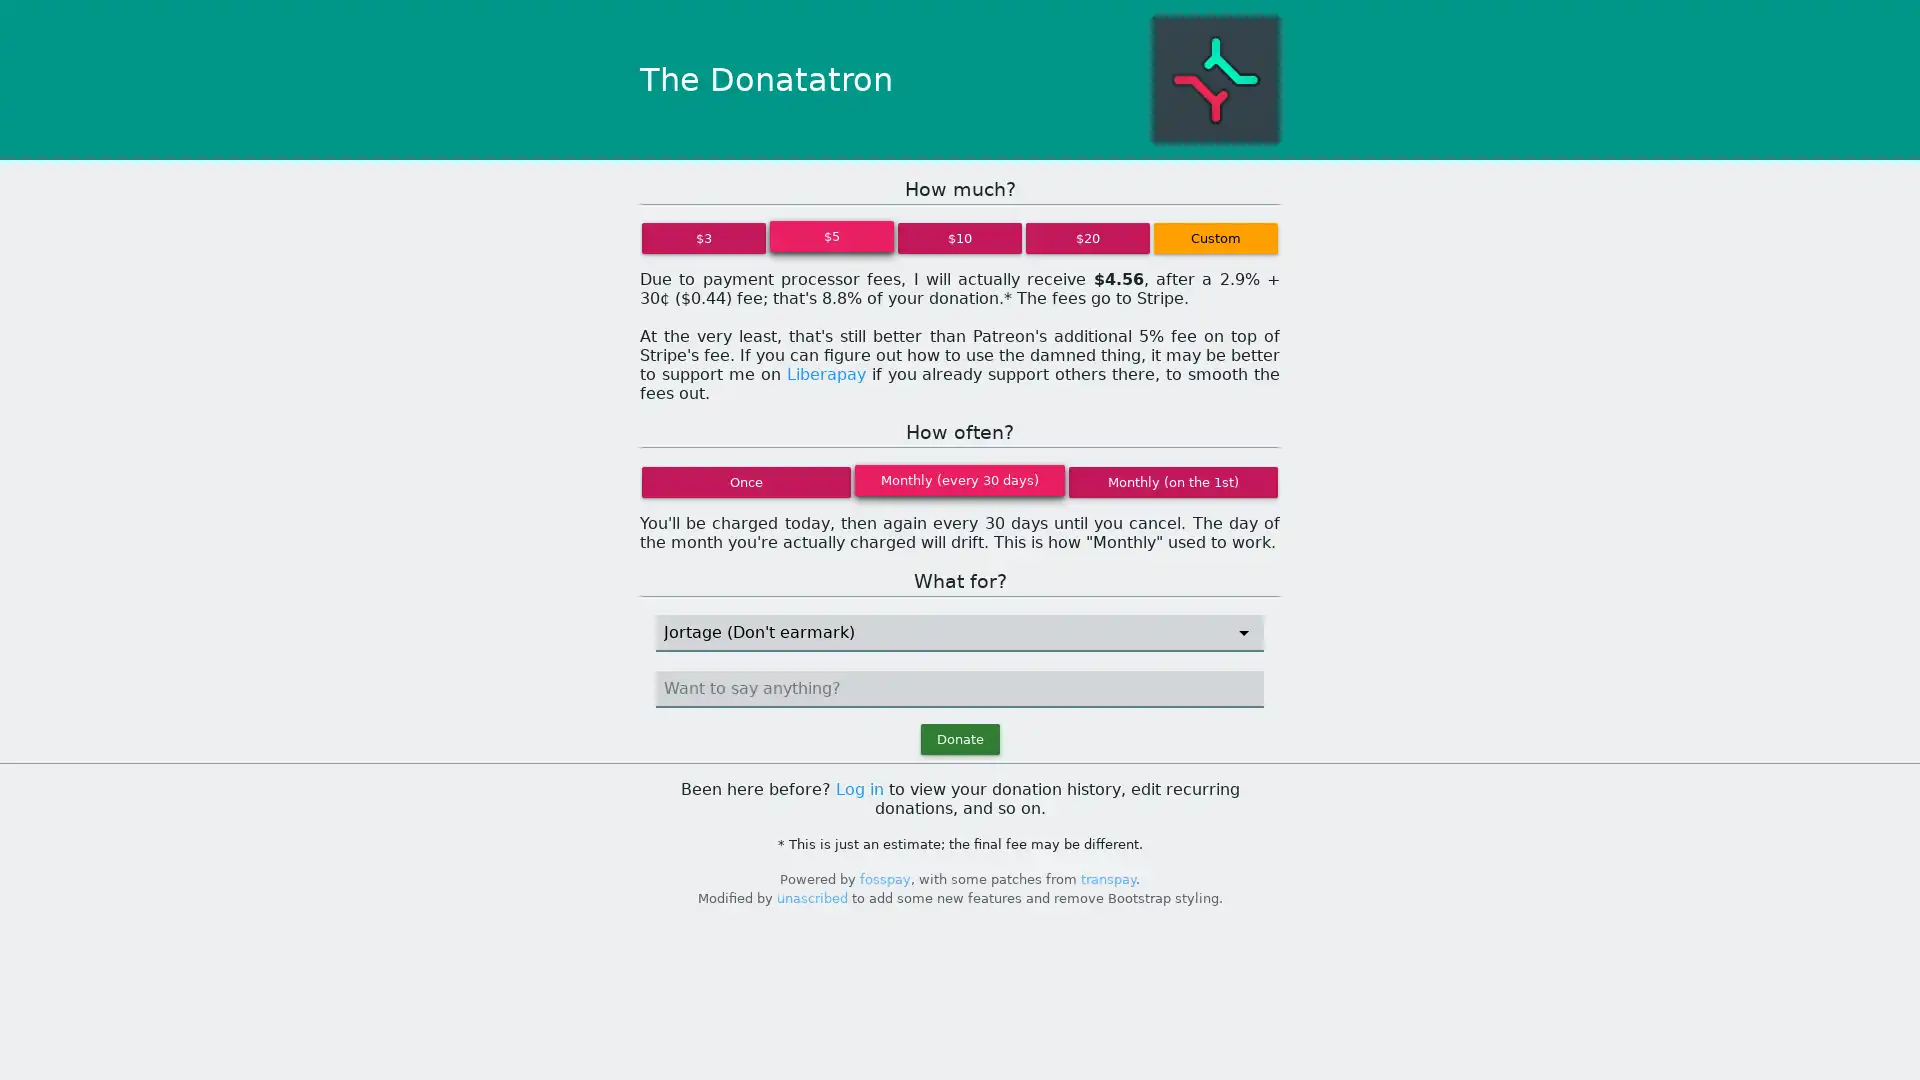 This screenshot has width=1920, height=1080. What do you see at coordinates (1214, 237) in the screenshot?
I see `Custom` at bounding box center [1214, 237].